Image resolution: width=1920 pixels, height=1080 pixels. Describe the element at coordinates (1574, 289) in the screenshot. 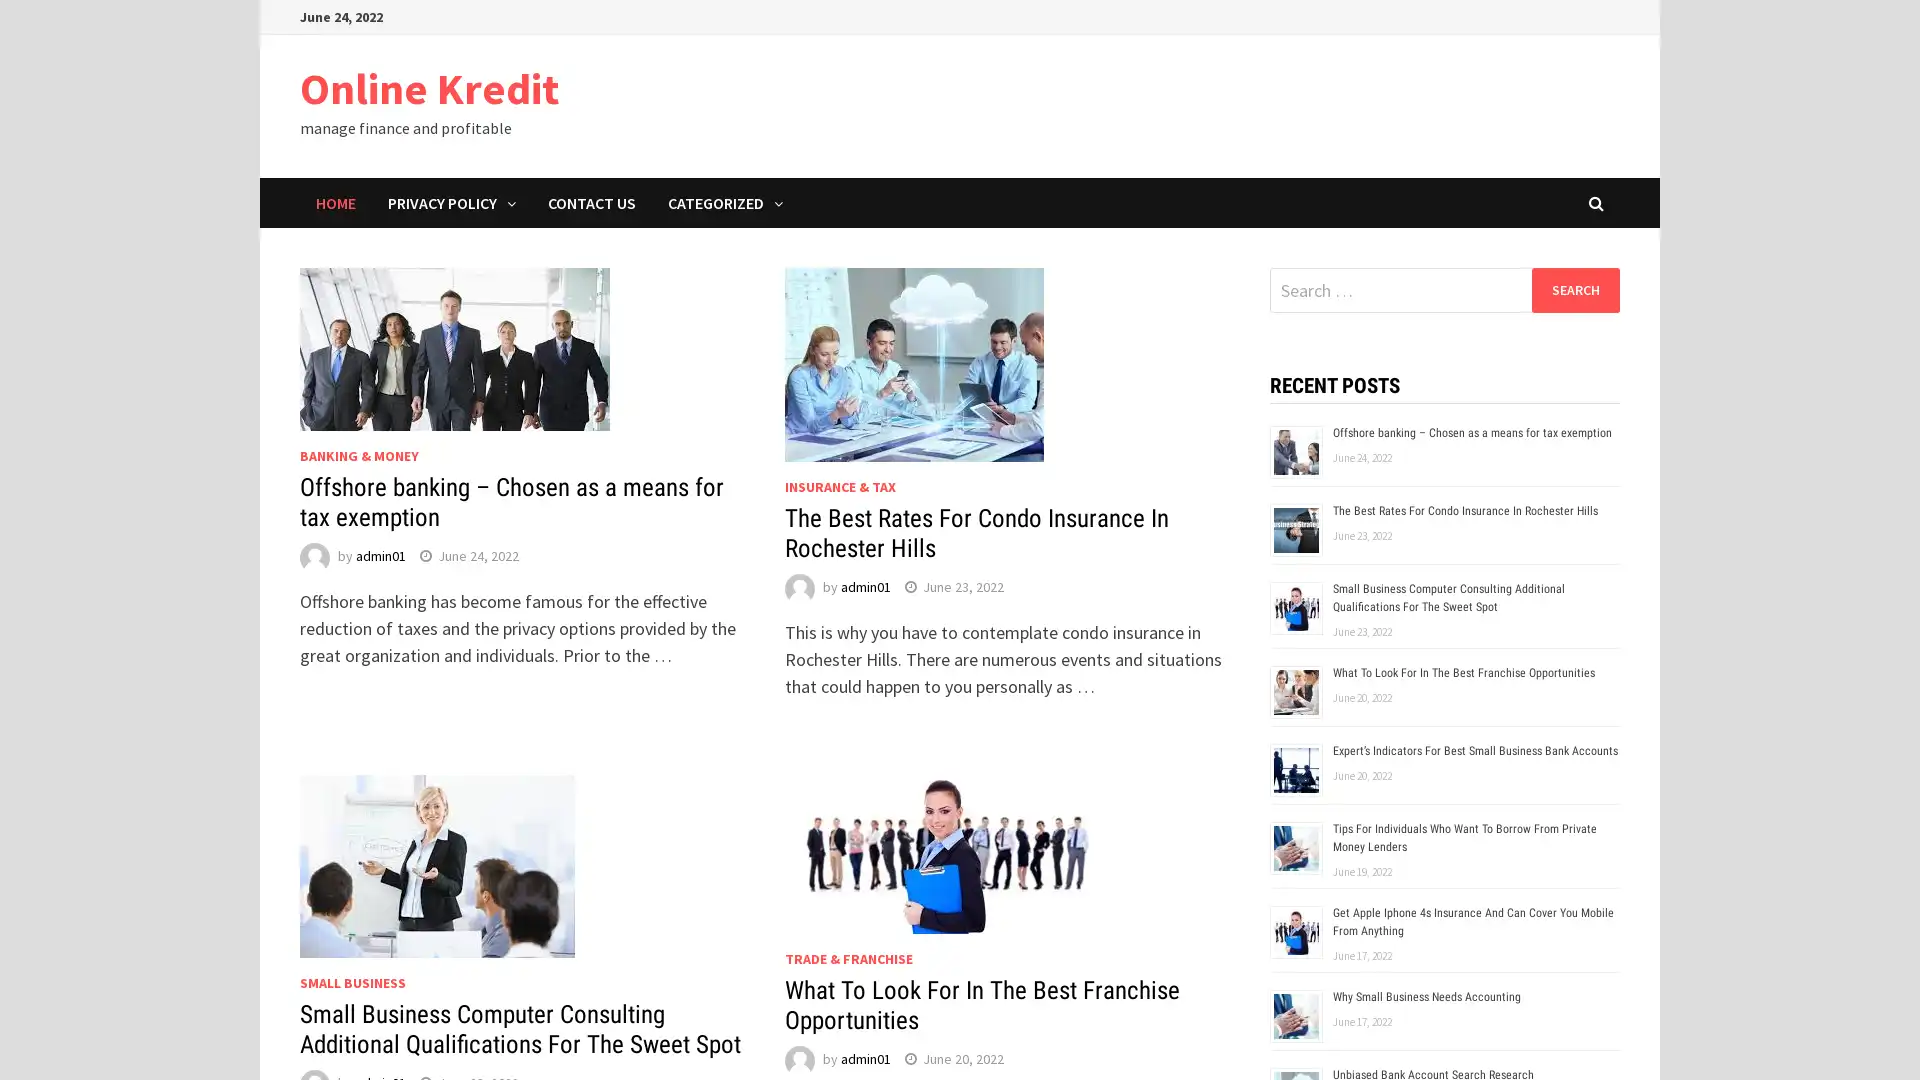

I see `Search` at that location.